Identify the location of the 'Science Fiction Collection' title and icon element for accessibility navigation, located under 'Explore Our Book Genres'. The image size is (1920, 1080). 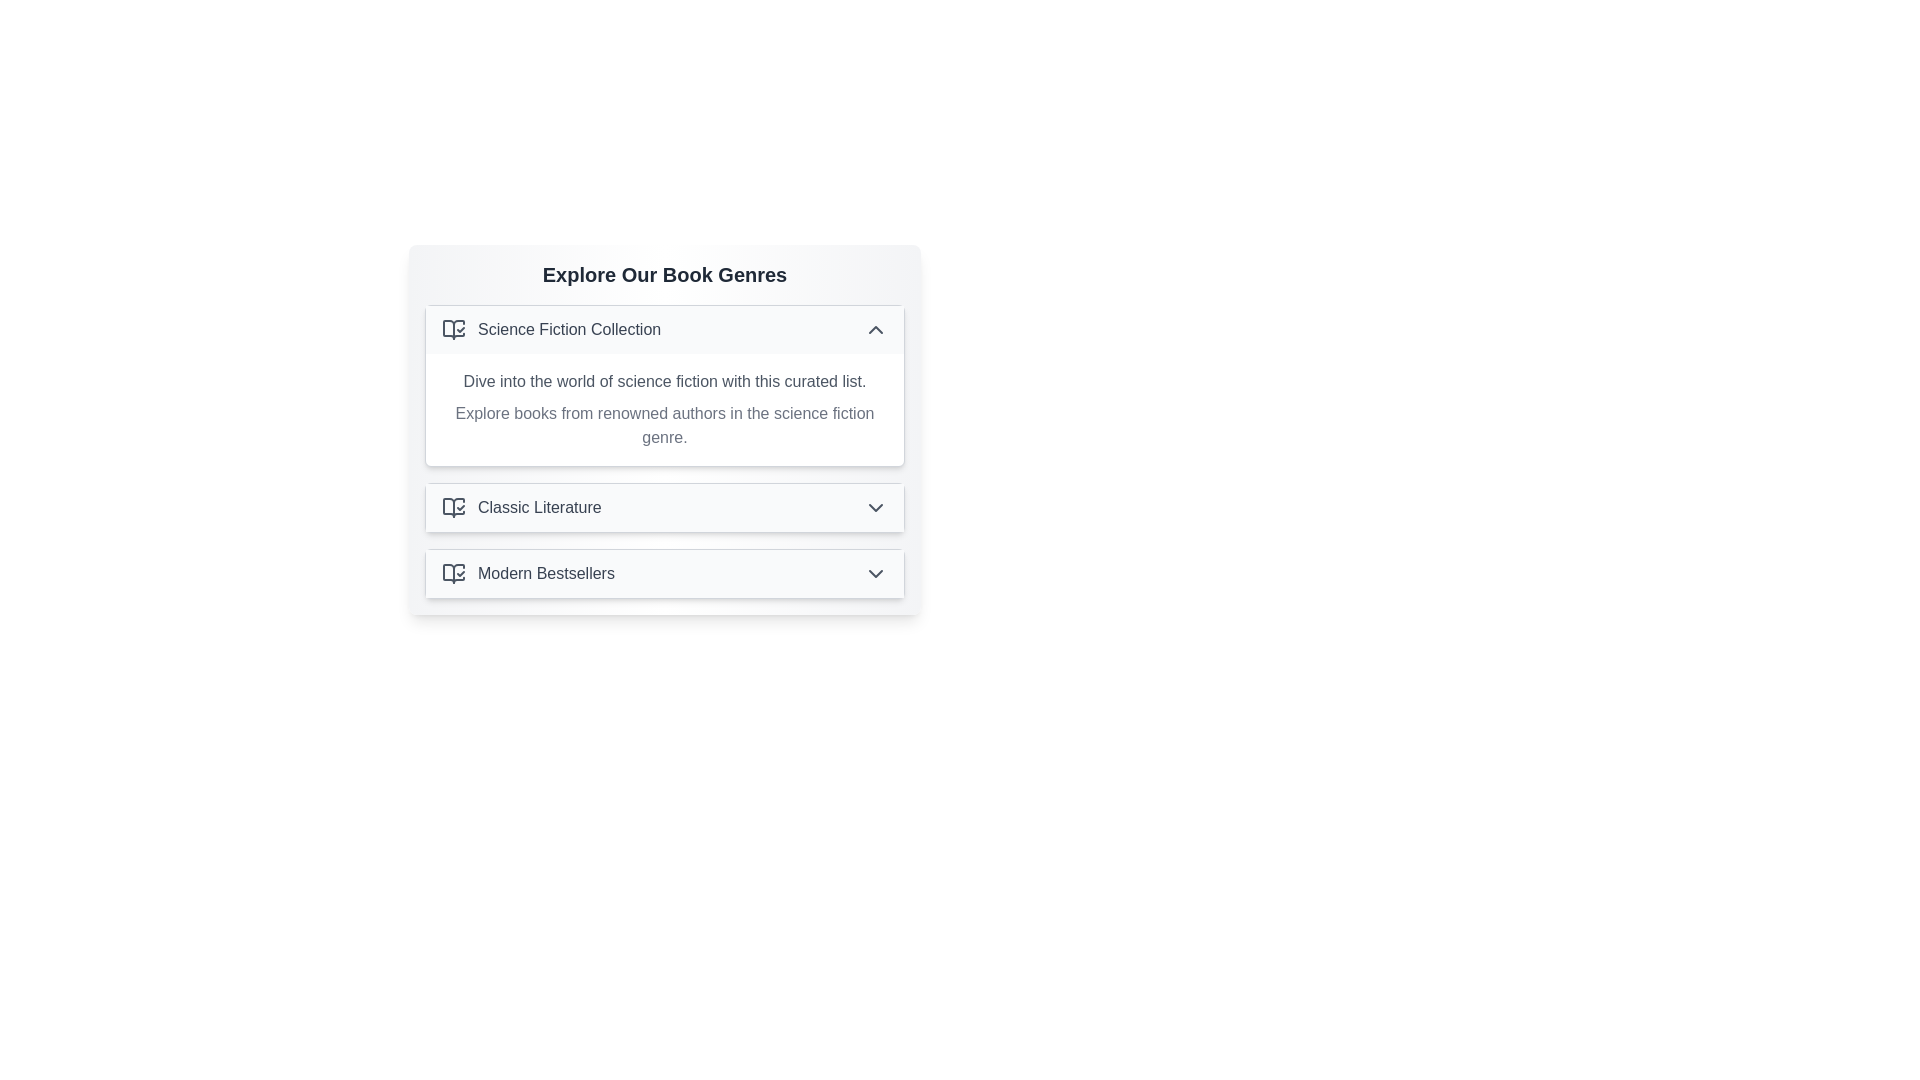
(551, 329).